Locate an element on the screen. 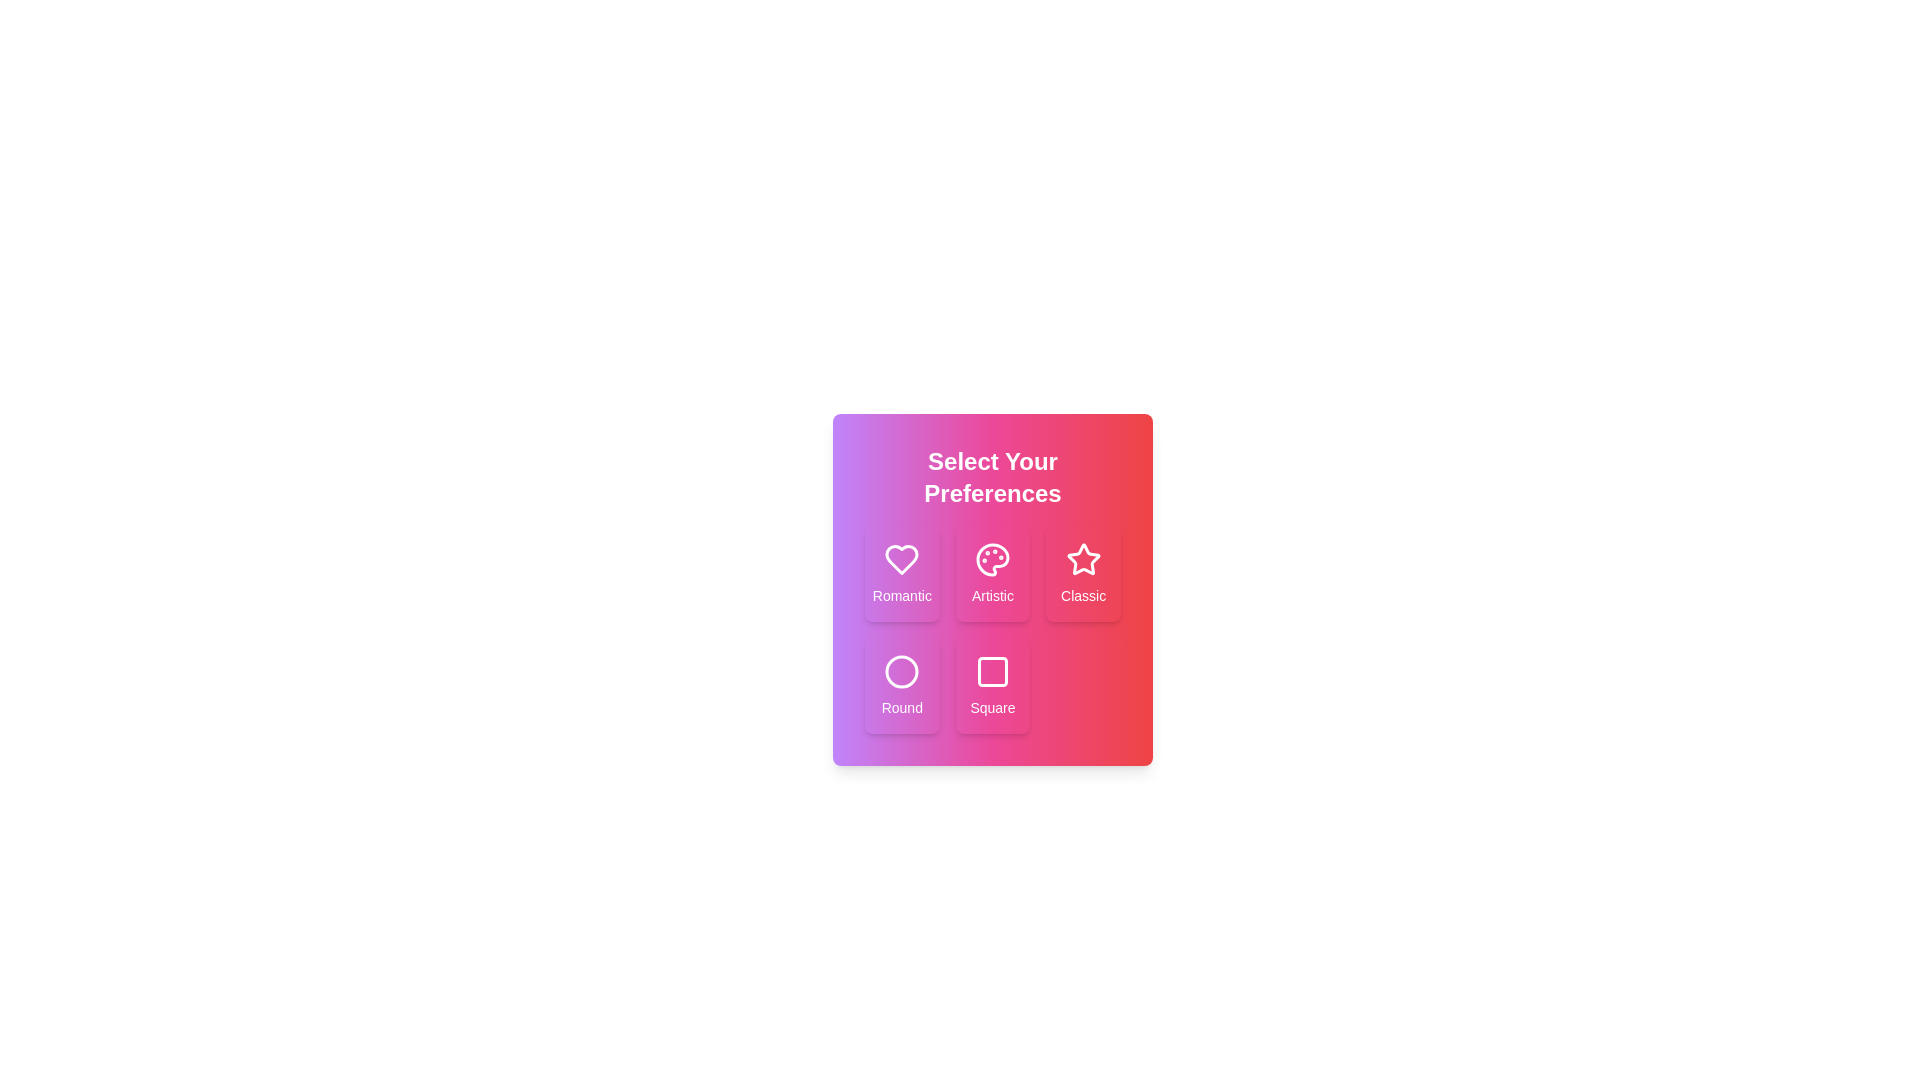 Image resolution: width=1920 pixels, height=1080 pixels. the preference option Romantic is located at coordinates (901, 574).